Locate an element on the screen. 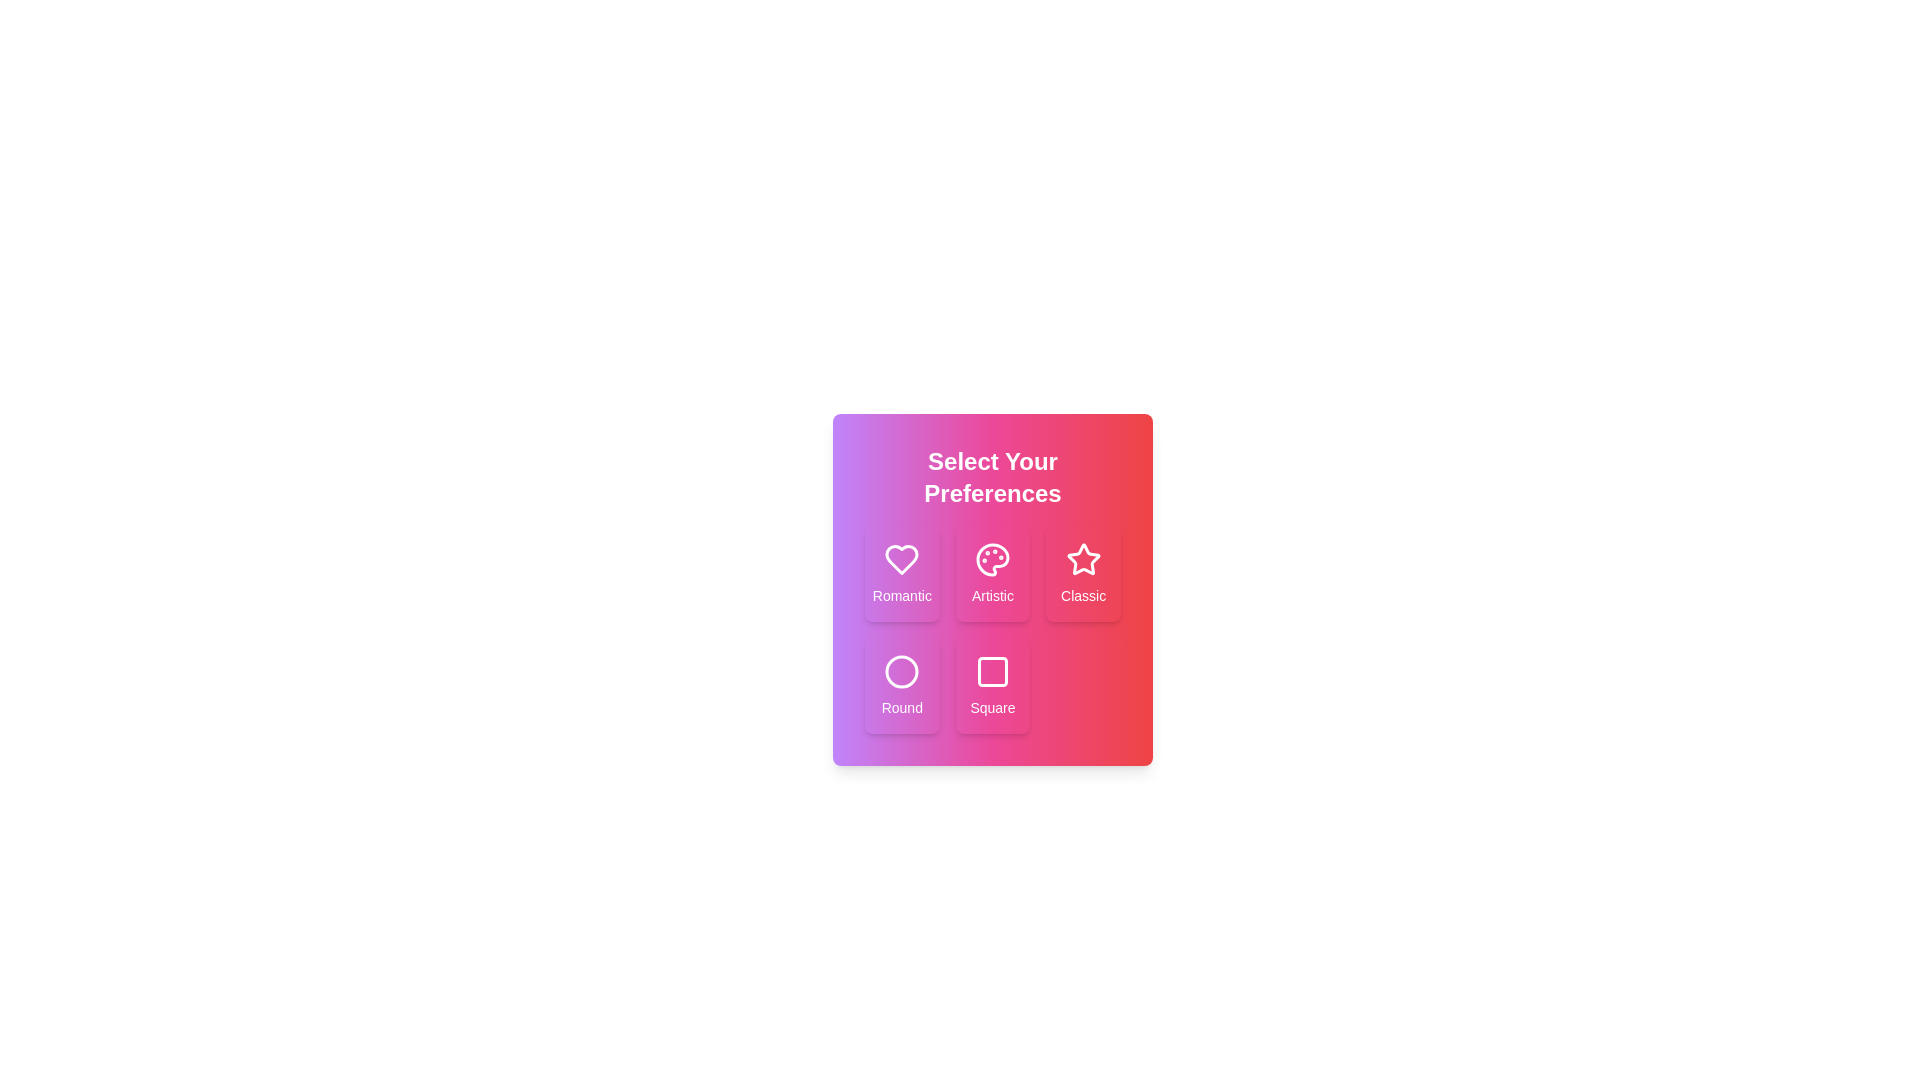 Image resolution: width=1920 pixels, height=1080 pixels. the preference option Romantic is located at coordinates (901, 574).